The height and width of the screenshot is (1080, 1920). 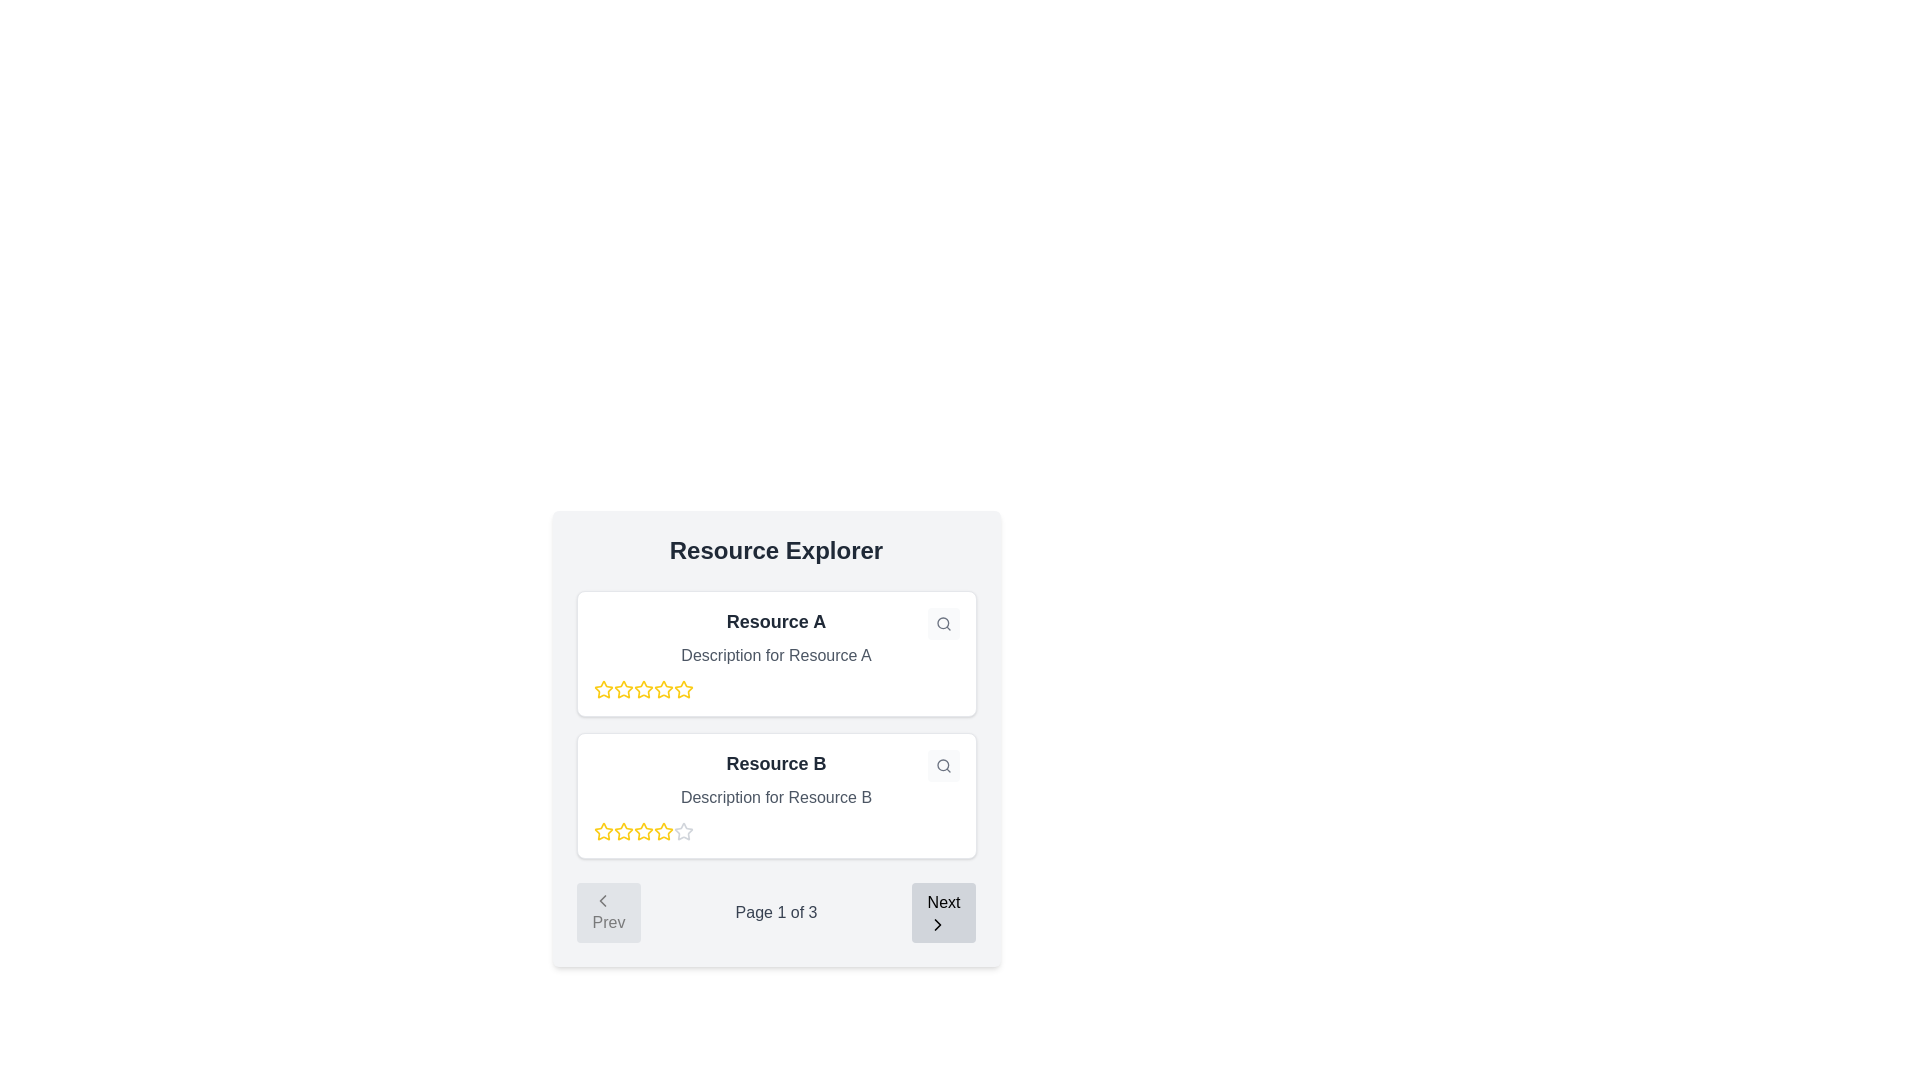 What do you see at coordinates (608, 913) in the screenshot?
I see `the disabled navigation button located at the far left edge of the navigation controls in the Resource Explorer widget, adjacent to the 'Page 1 of 3' label` at bounding box center [608, 913].